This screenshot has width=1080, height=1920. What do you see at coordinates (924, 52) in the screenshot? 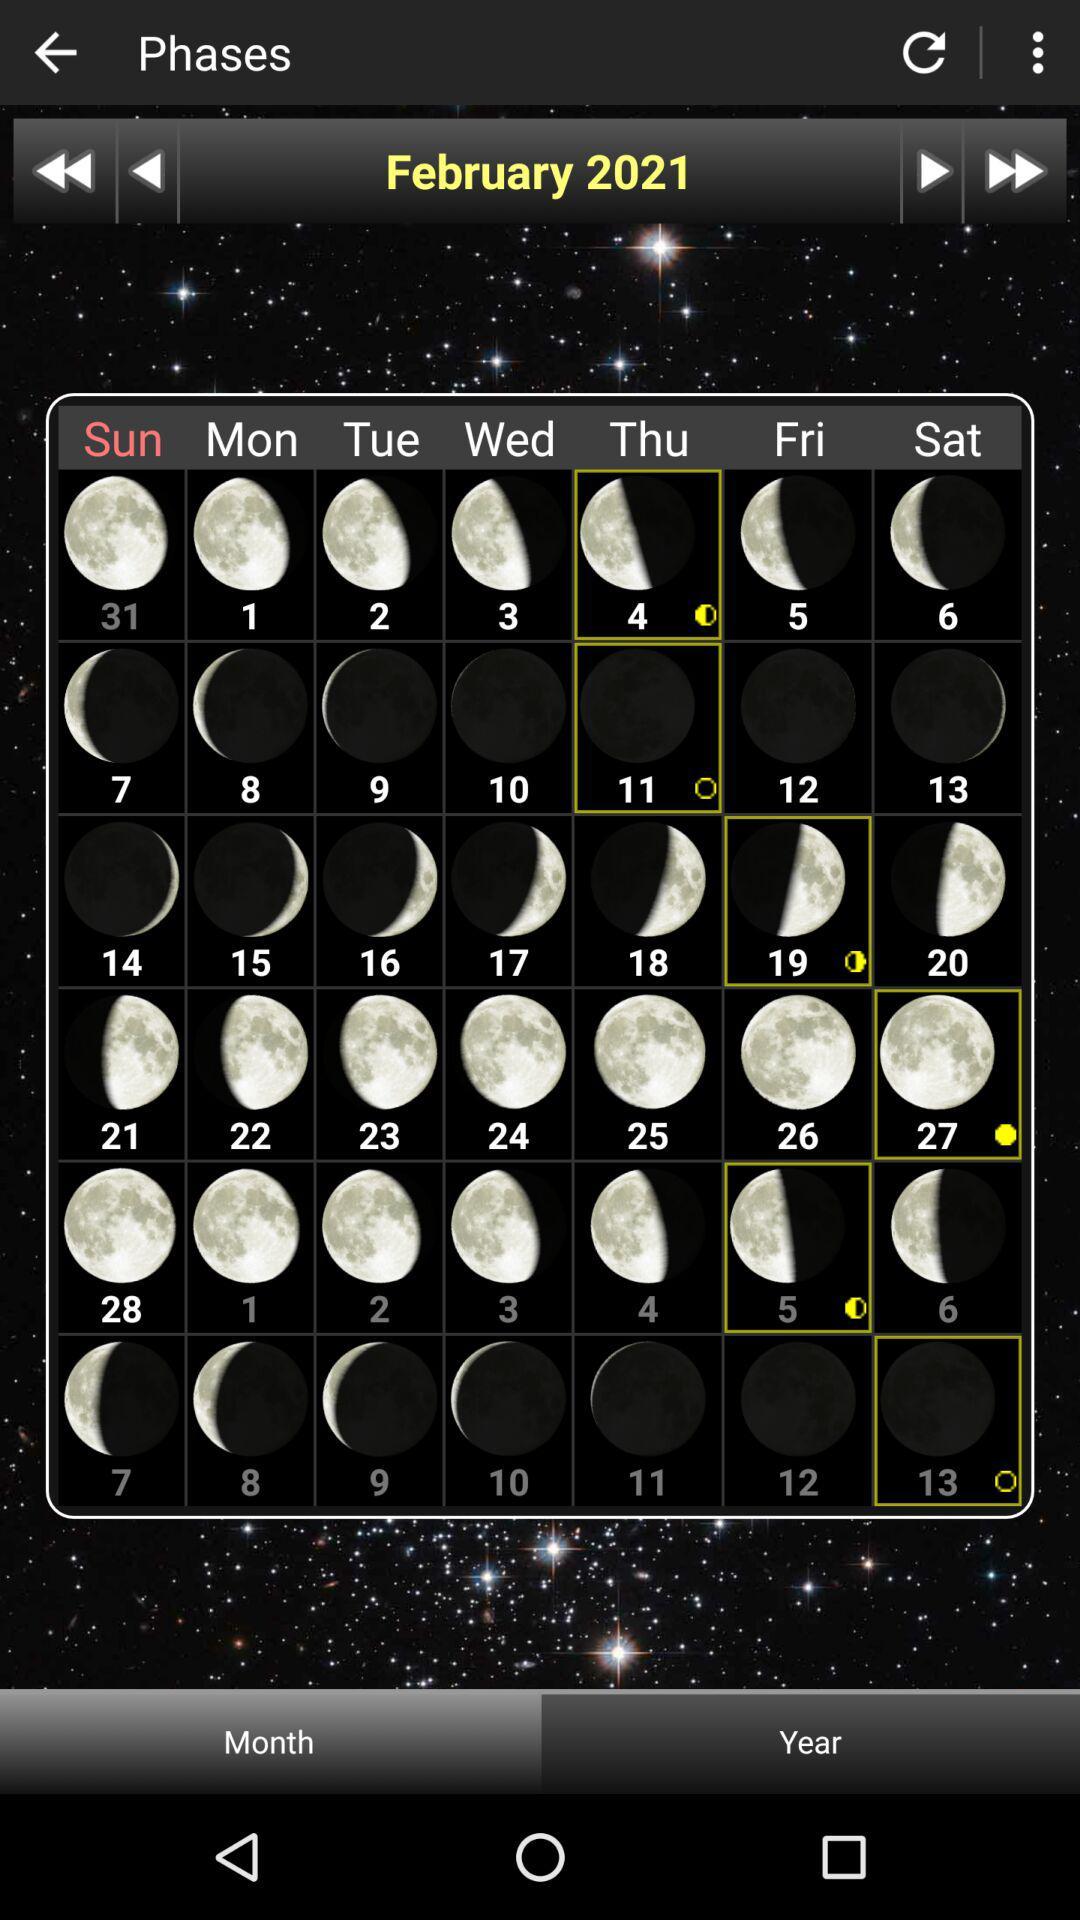
I see `reload option` at bounding box center [924, 52].